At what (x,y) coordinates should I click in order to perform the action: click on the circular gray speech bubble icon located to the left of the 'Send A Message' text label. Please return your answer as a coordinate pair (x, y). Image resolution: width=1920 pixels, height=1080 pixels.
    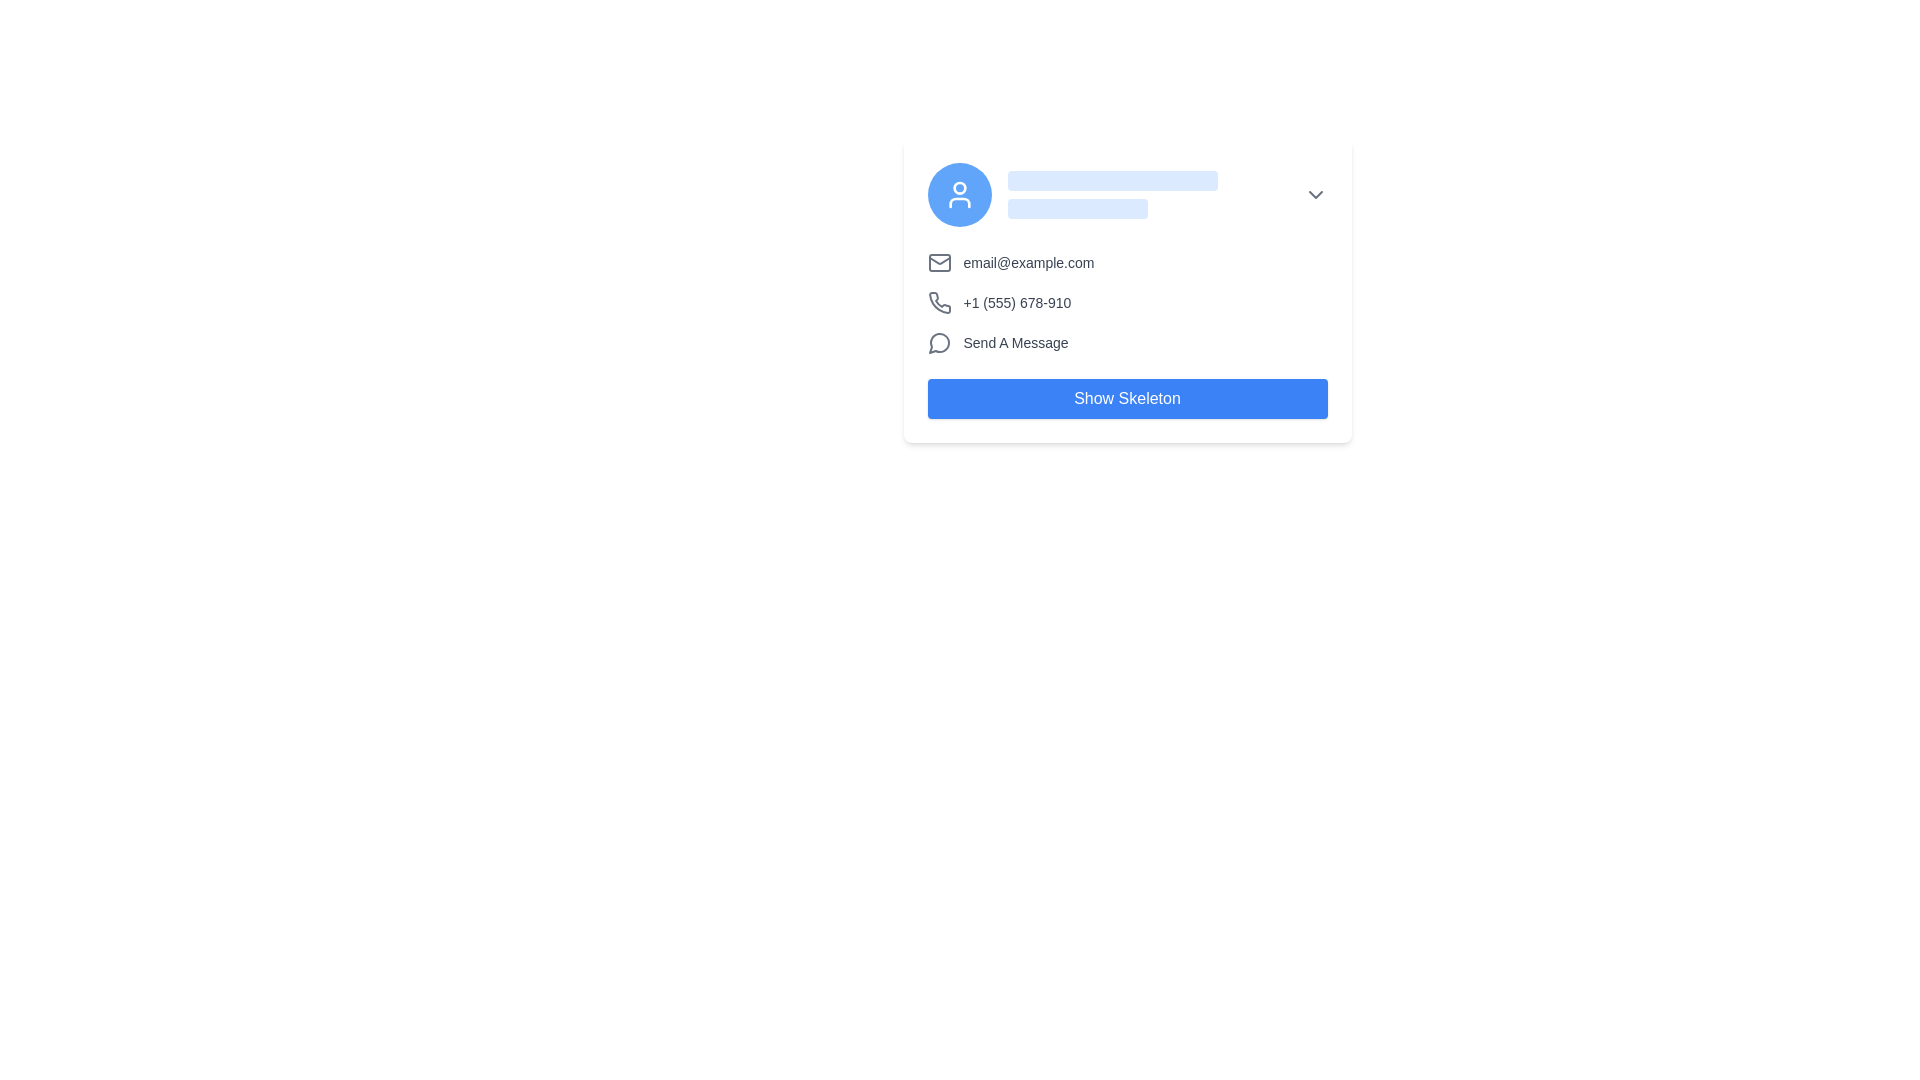
    Looking at the image, I should click on (938, 342).